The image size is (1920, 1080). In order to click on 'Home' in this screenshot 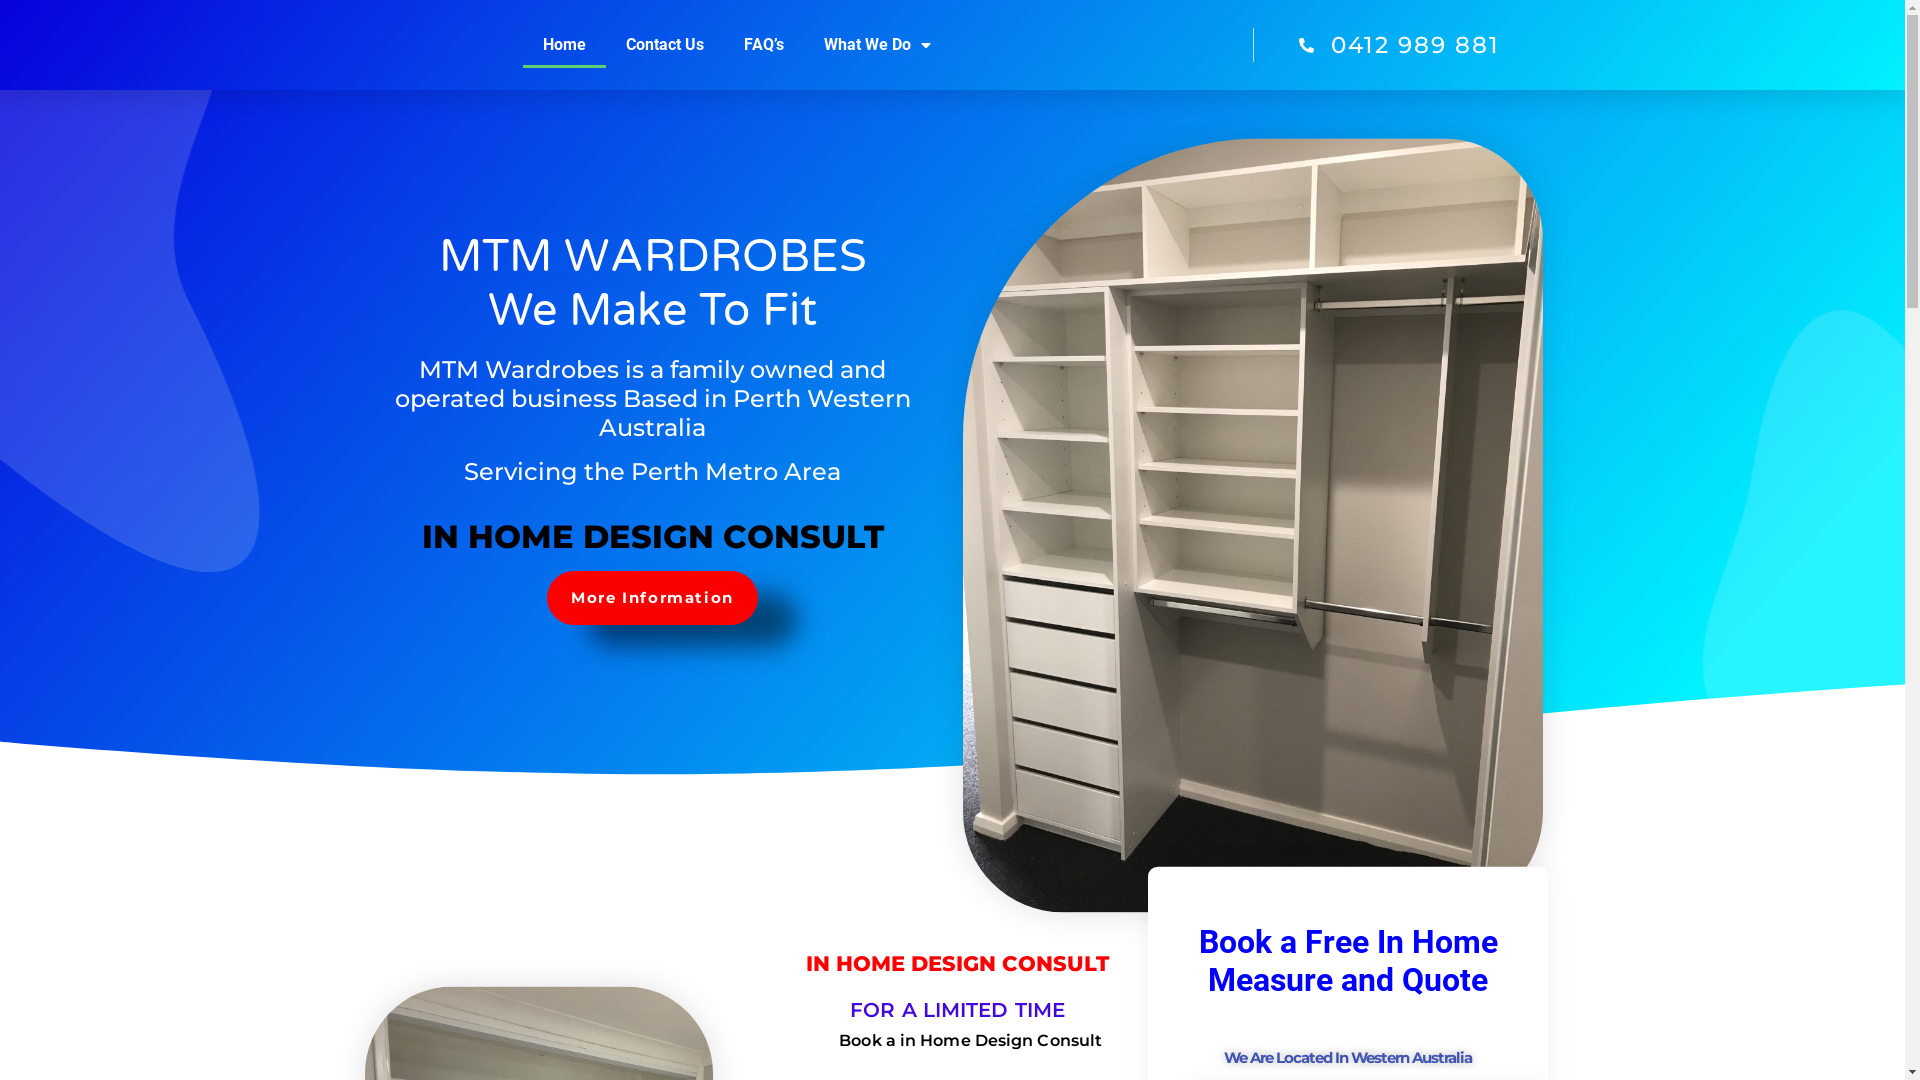, I will do `click(523, 45)`.